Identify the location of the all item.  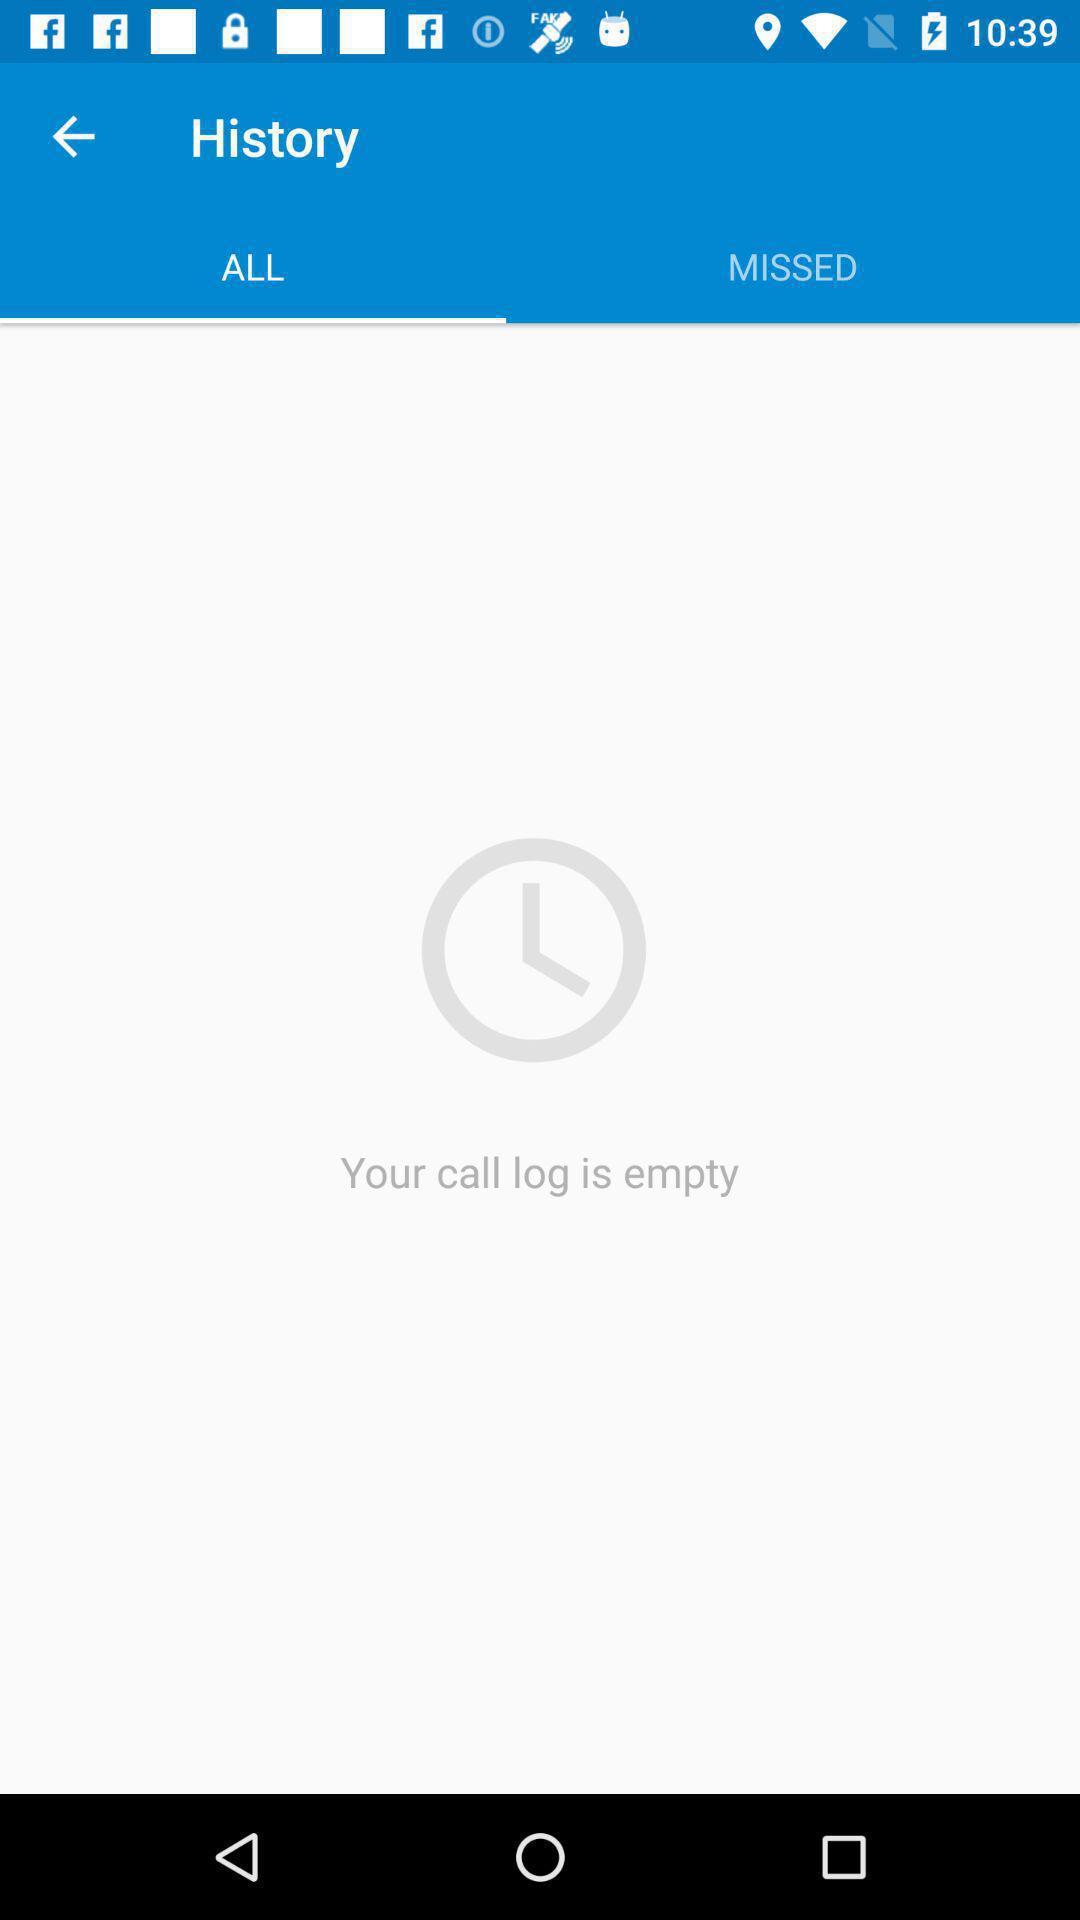
(252, 265).